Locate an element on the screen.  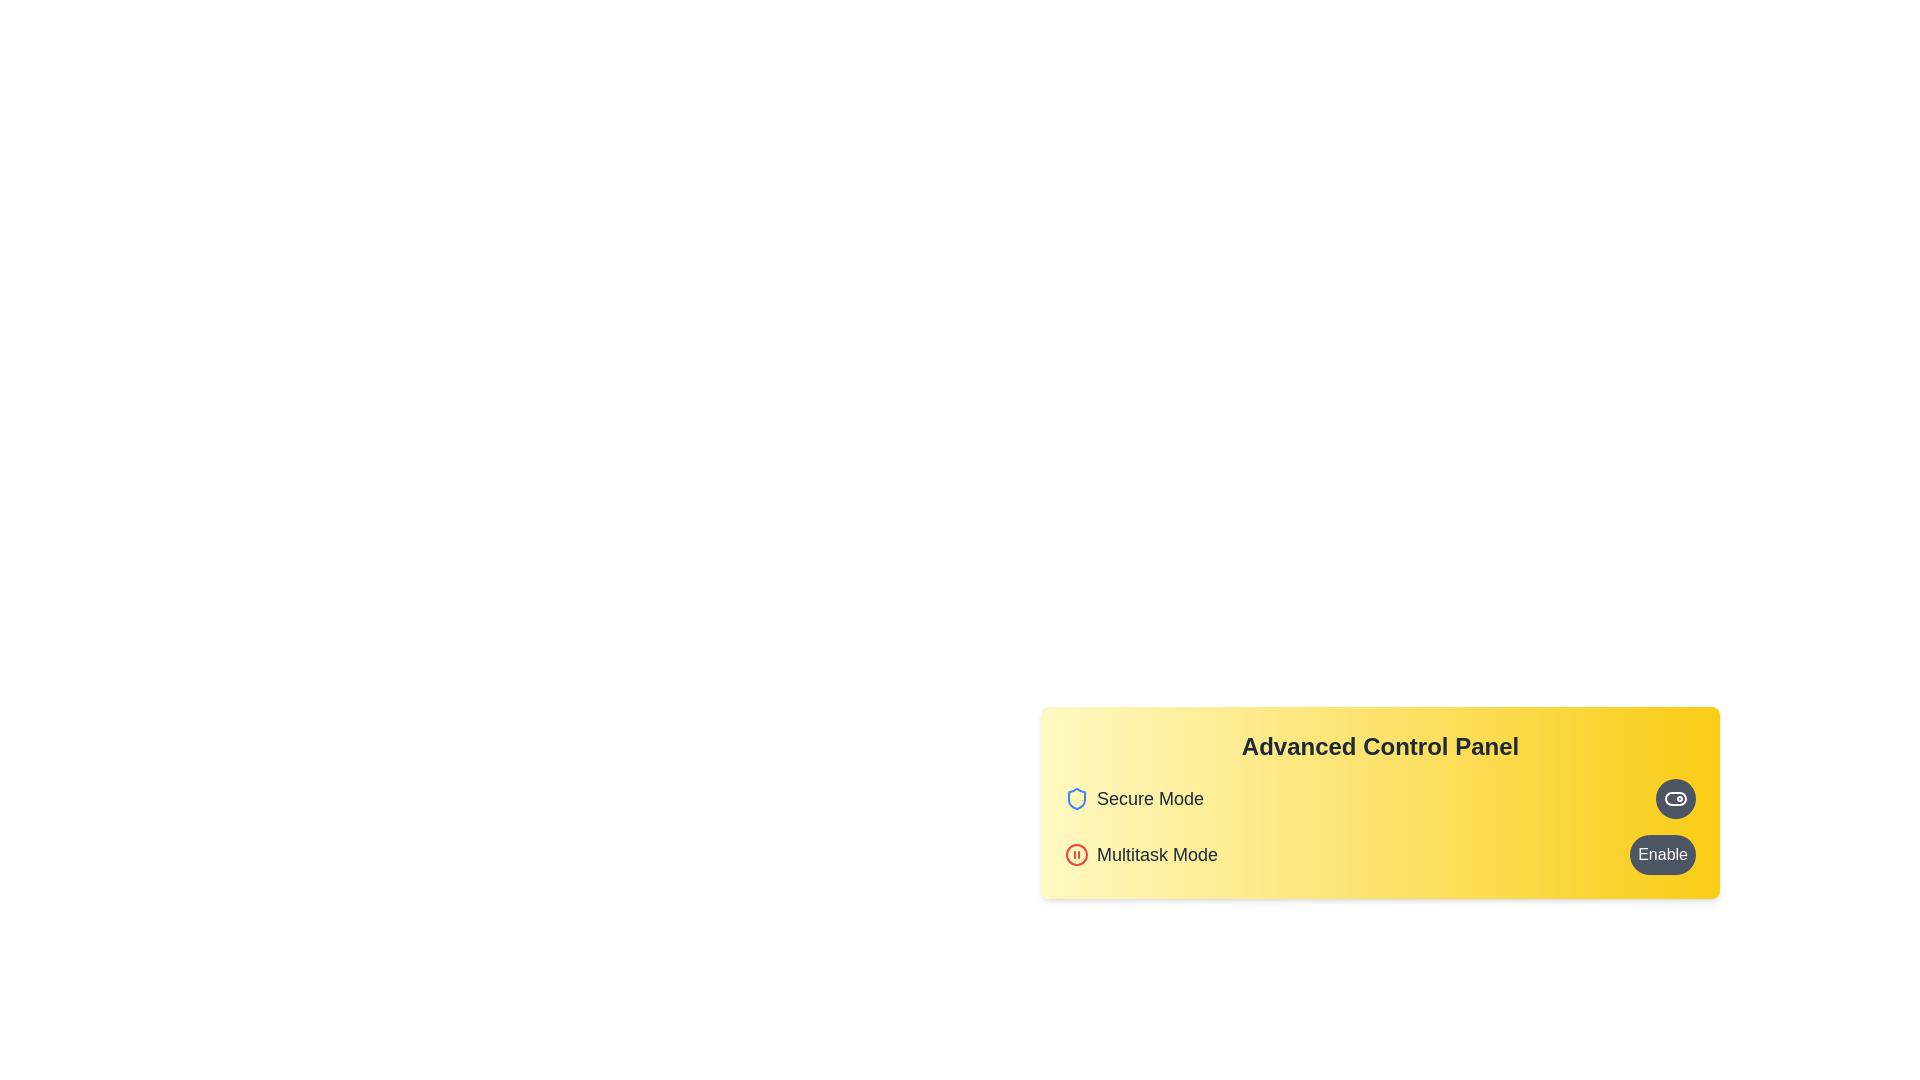
the rounded toggle switch button with a gray background and white outline is located at coordinates (1675, 797).